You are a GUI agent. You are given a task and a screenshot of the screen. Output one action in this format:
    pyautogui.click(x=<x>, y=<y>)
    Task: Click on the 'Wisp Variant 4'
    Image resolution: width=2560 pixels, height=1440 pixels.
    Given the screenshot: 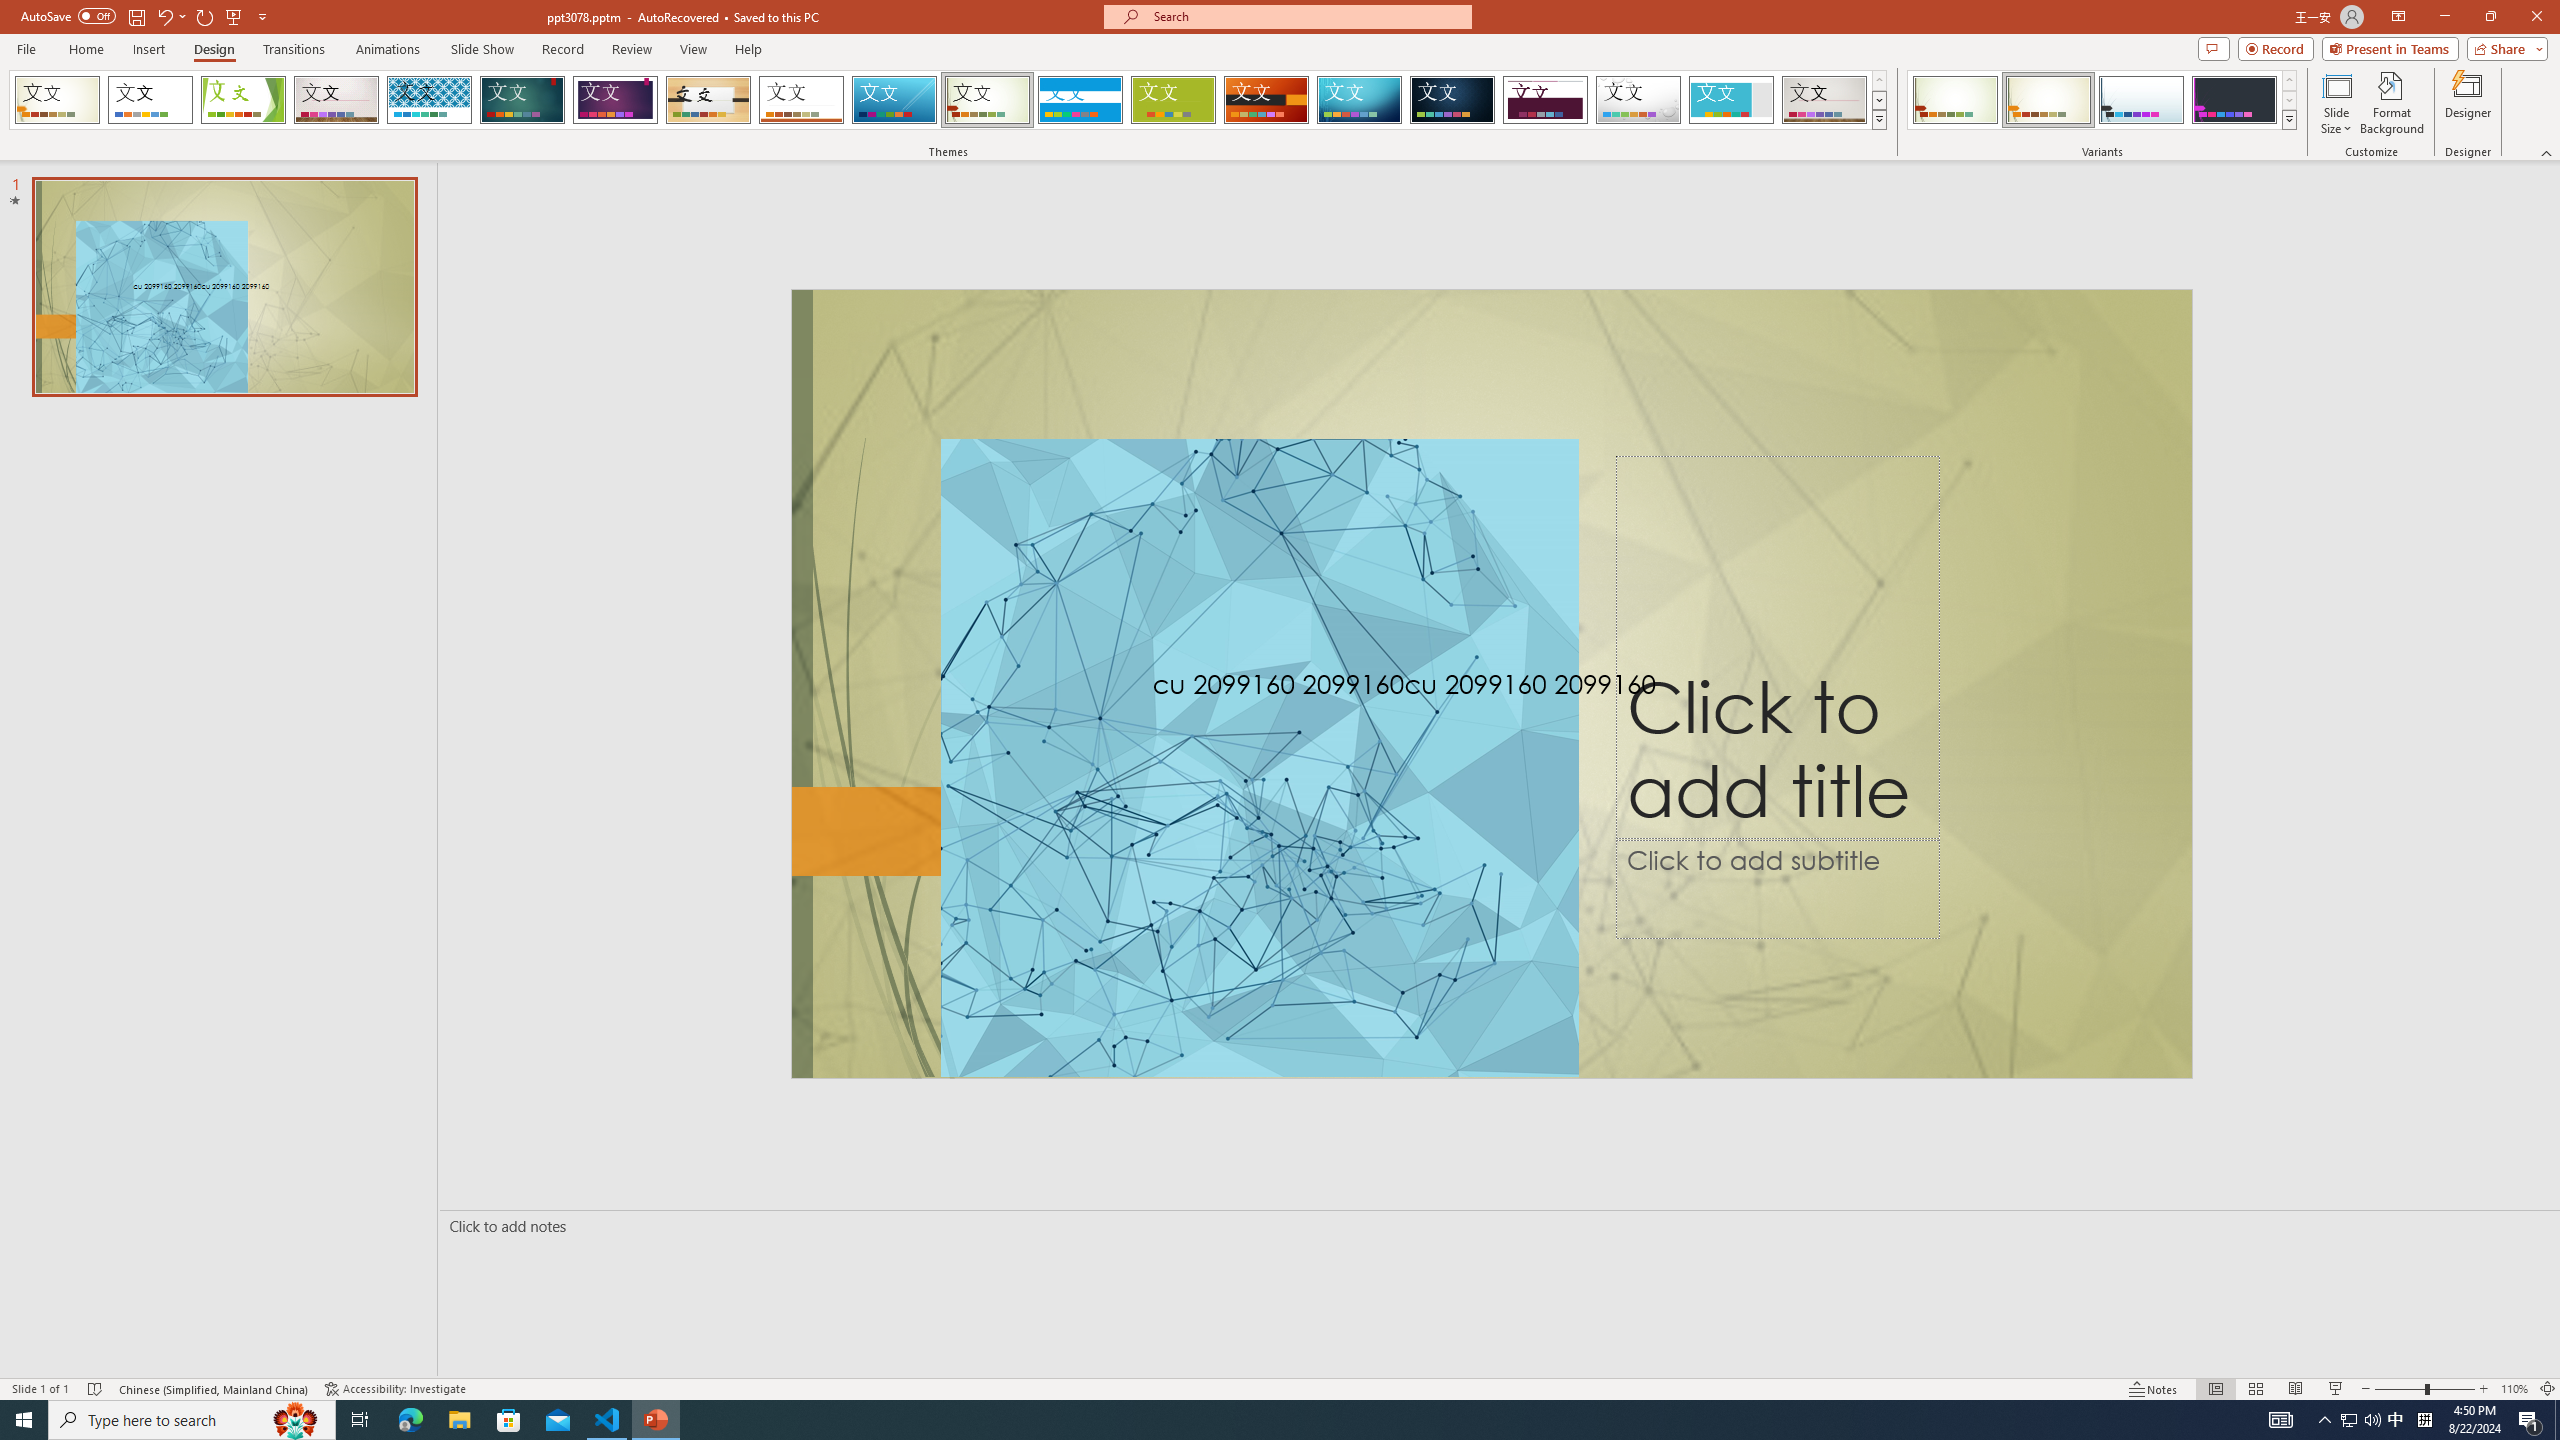 What is the action you would take?
    pyautogui.click(x=2233, y=99)
    